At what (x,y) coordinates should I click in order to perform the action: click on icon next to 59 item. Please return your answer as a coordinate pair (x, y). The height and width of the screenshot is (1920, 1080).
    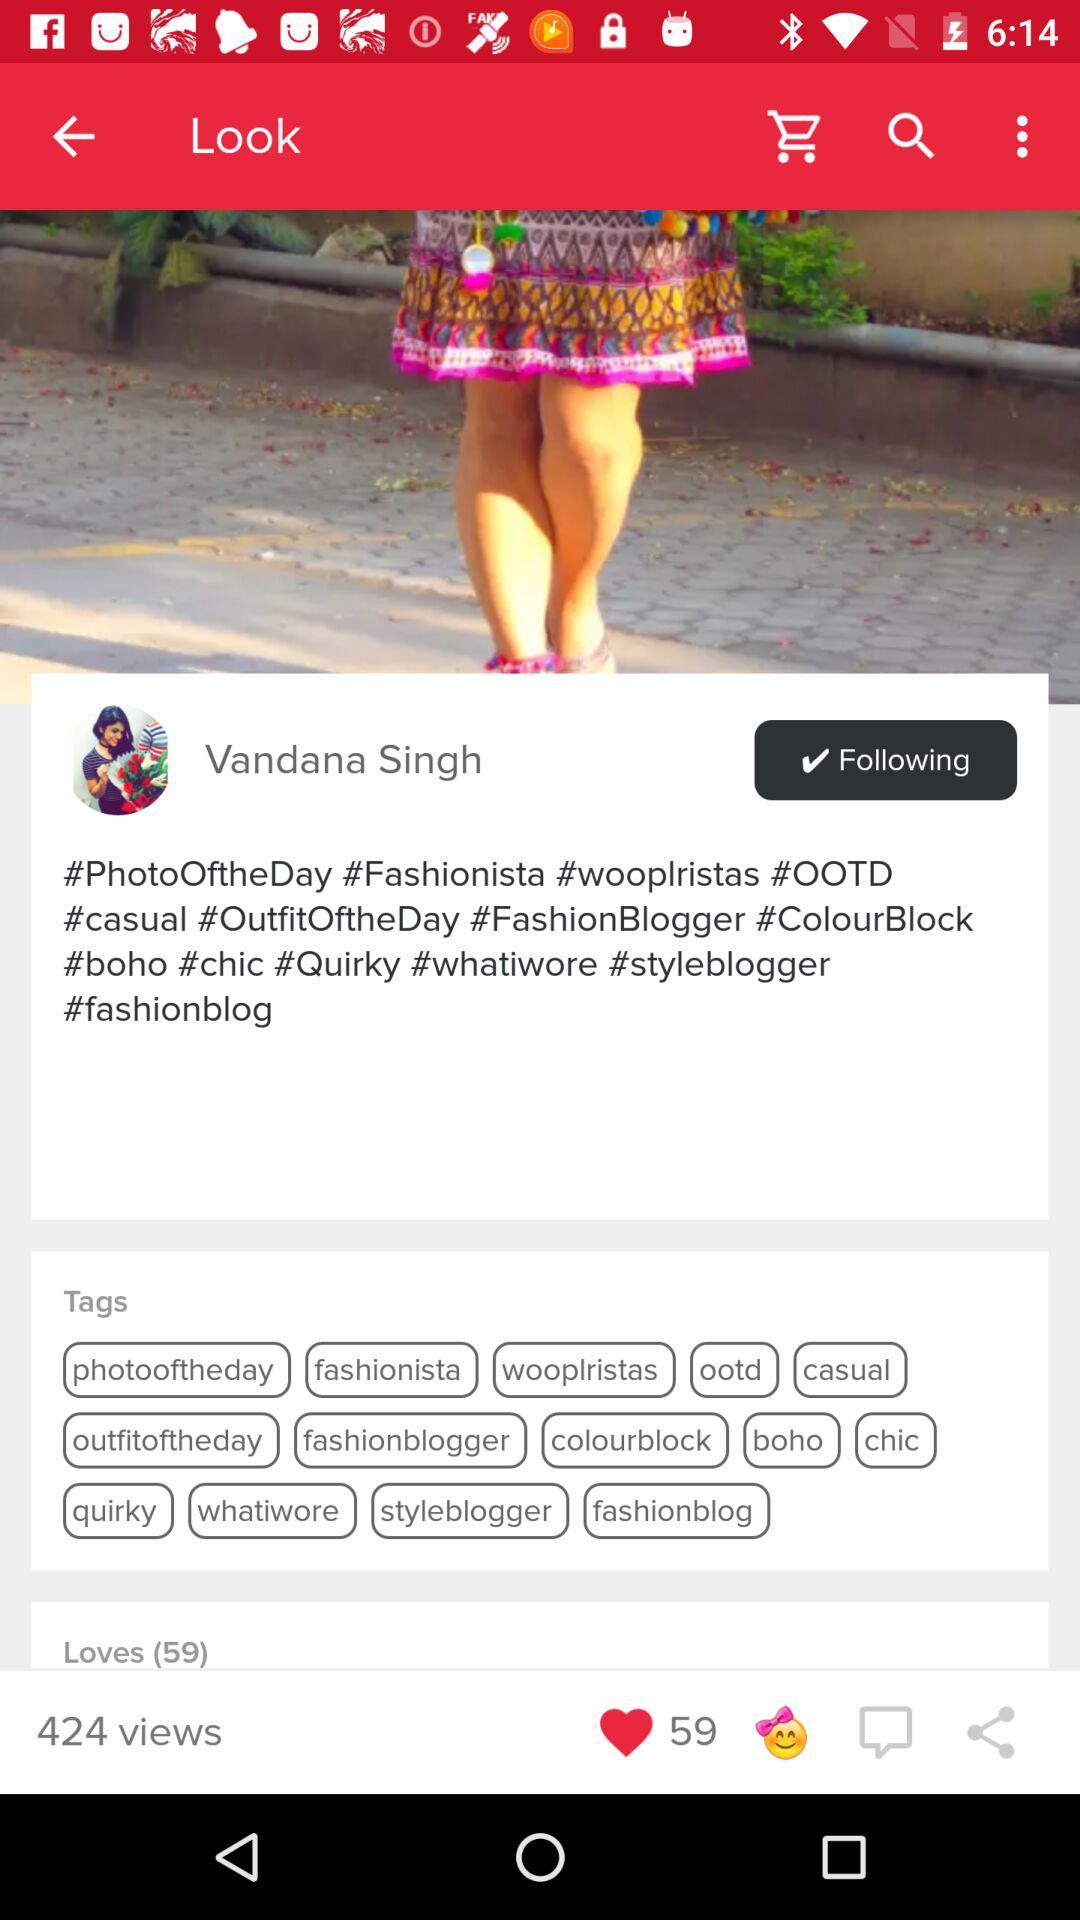
    Looking at the image, I should click on (779, 1731).